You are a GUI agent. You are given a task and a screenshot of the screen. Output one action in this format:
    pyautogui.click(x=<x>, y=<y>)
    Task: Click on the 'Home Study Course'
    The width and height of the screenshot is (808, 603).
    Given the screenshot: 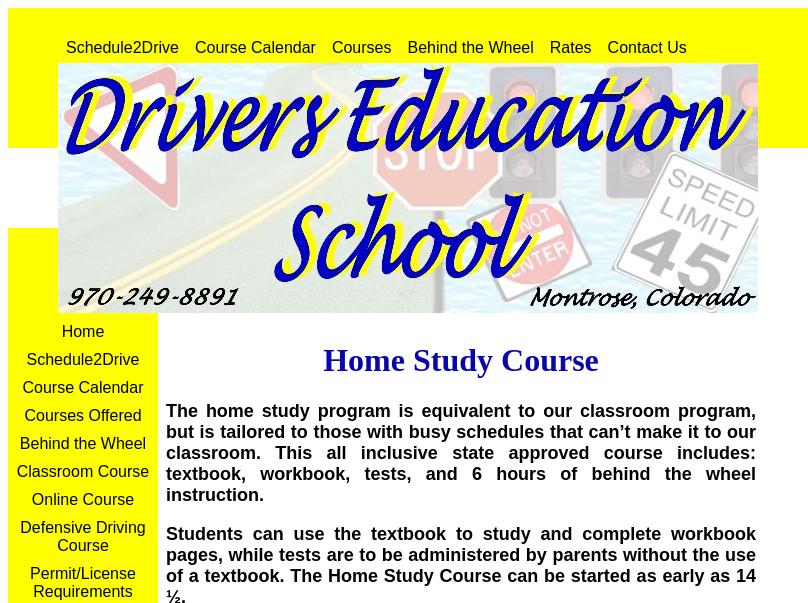 What is the action you would take?
    pyautogui.click(x=460, y=358)
    